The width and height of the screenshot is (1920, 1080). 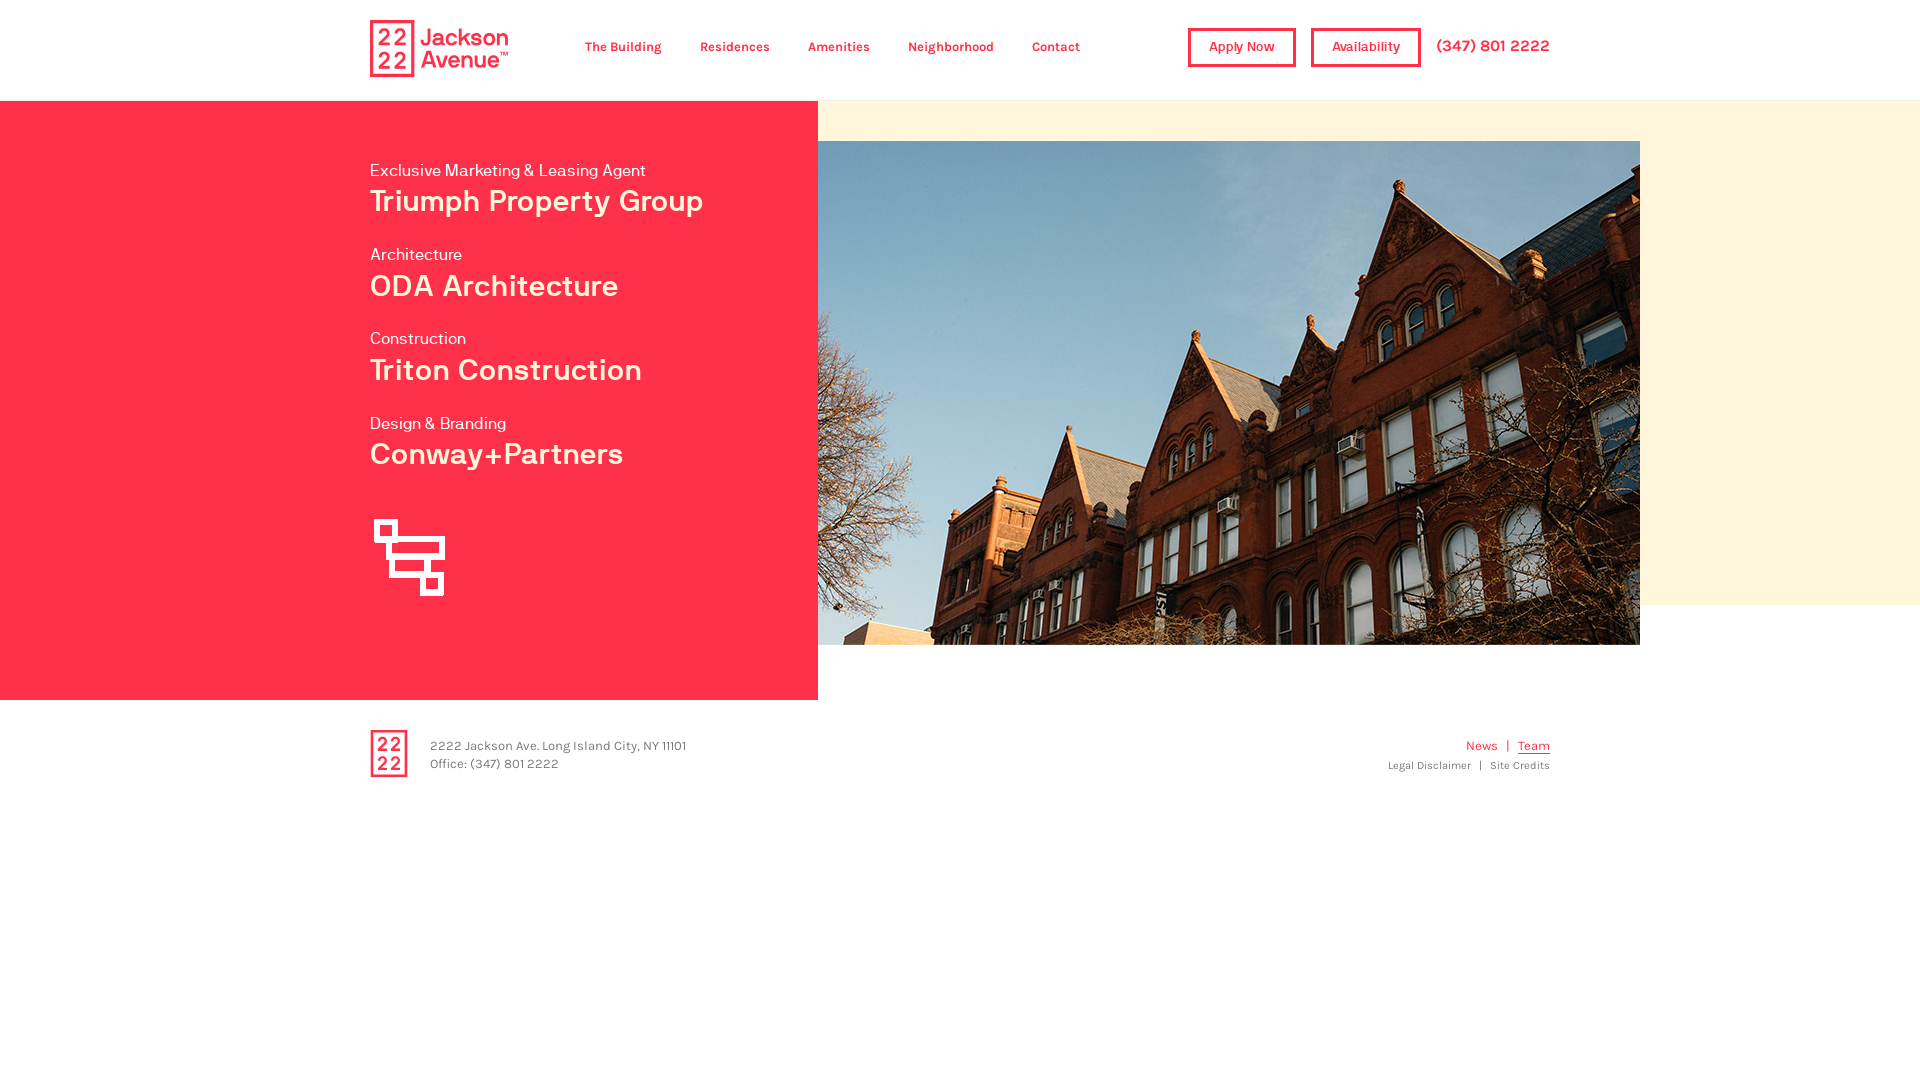 I want to click on 'News', so click(x=1482, y=745).